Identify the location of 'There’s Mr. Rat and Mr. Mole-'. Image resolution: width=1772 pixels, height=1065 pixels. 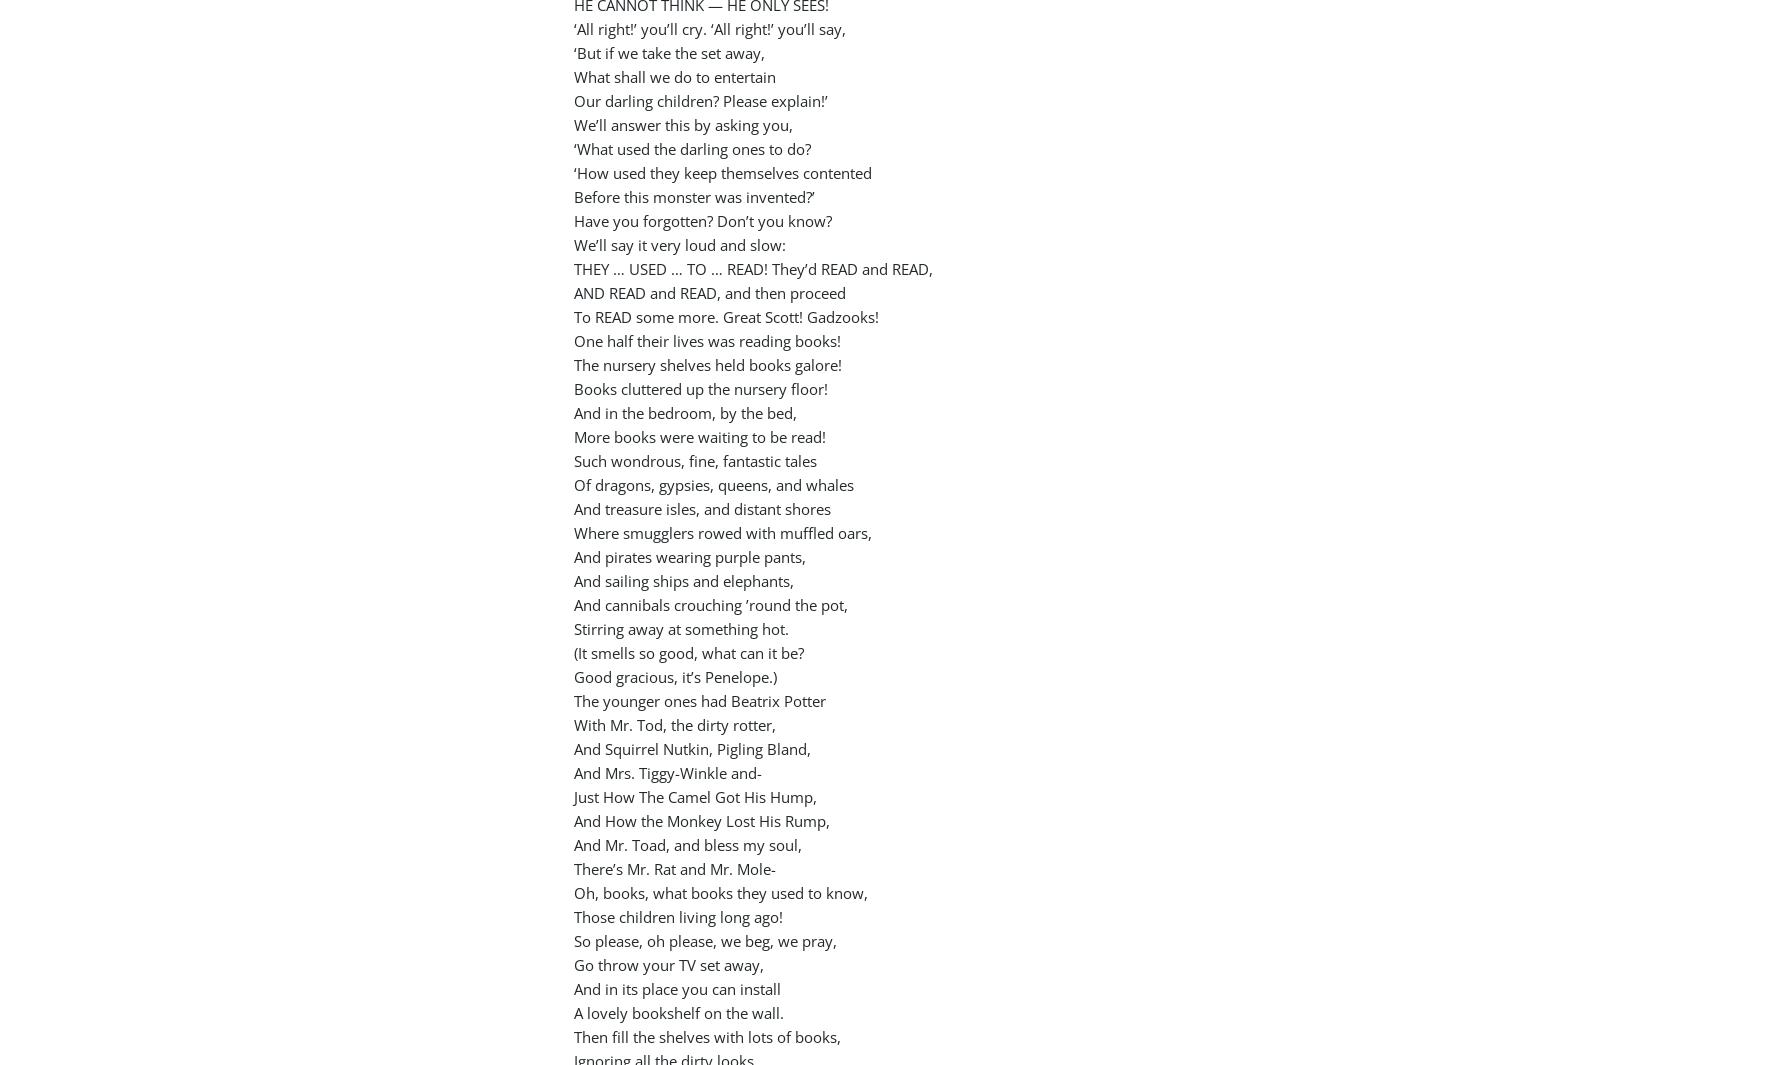
(676, 869).